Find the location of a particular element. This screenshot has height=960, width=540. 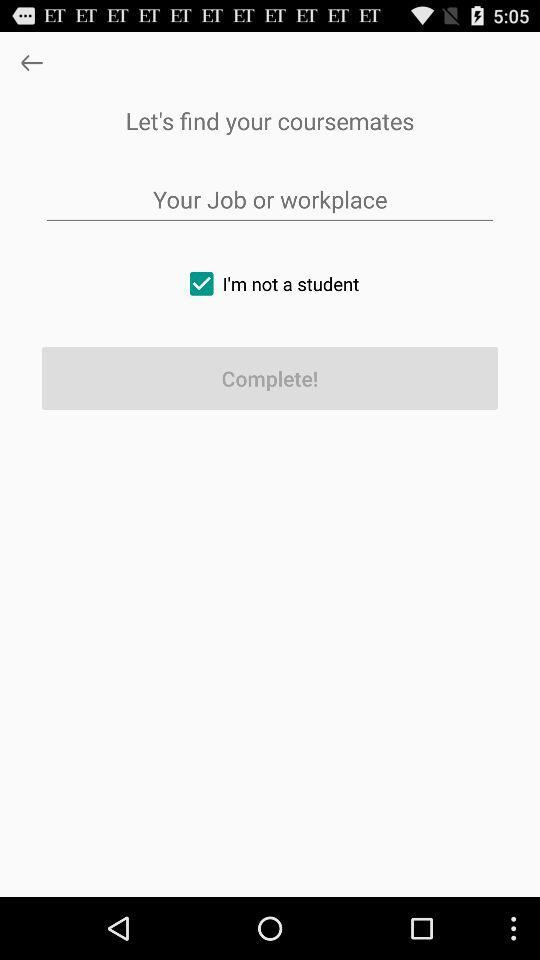

job or workplace is located at coordinates (270, 199).